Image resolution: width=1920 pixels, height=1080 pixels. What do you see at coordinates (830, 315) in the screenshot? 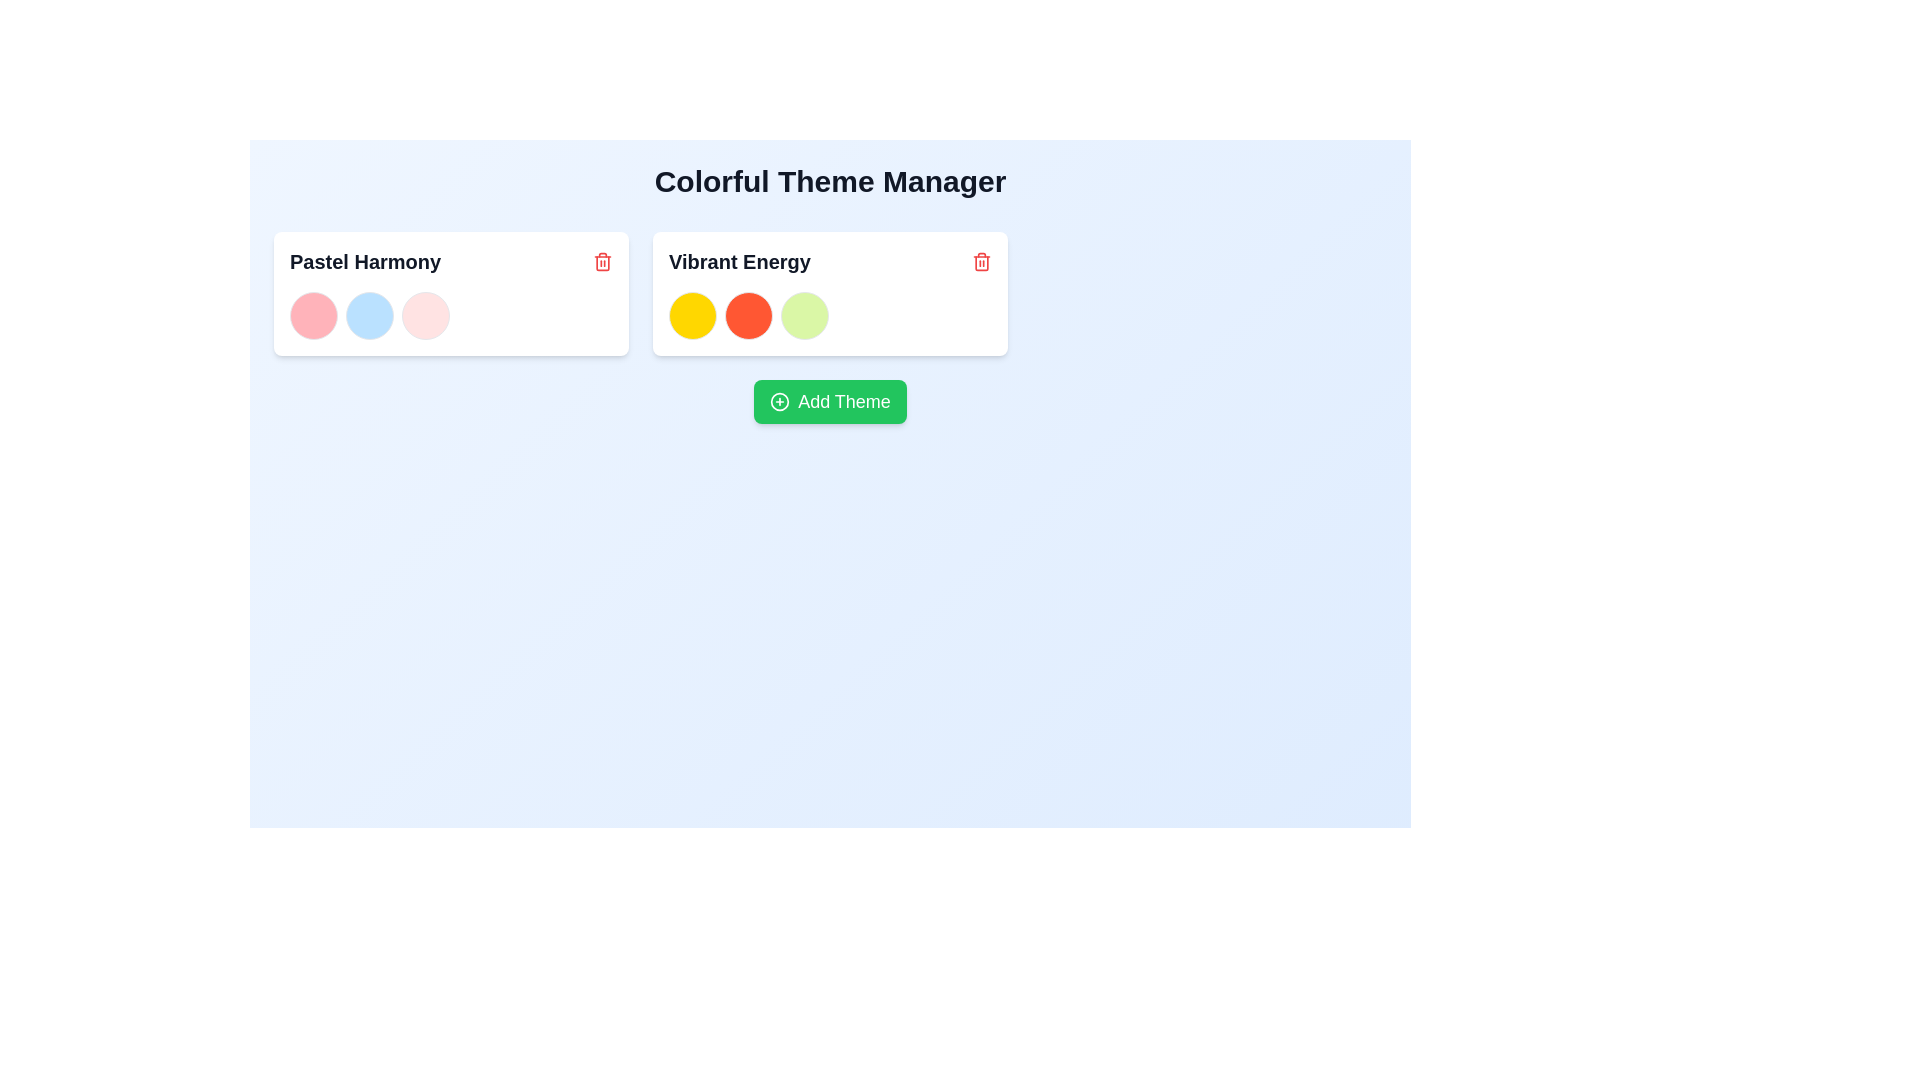
I see `the individual circle representing a selectable color option or style preview within the 'Vibrant Energy' card located beneath the card's title` at bounding box center [830, 315].